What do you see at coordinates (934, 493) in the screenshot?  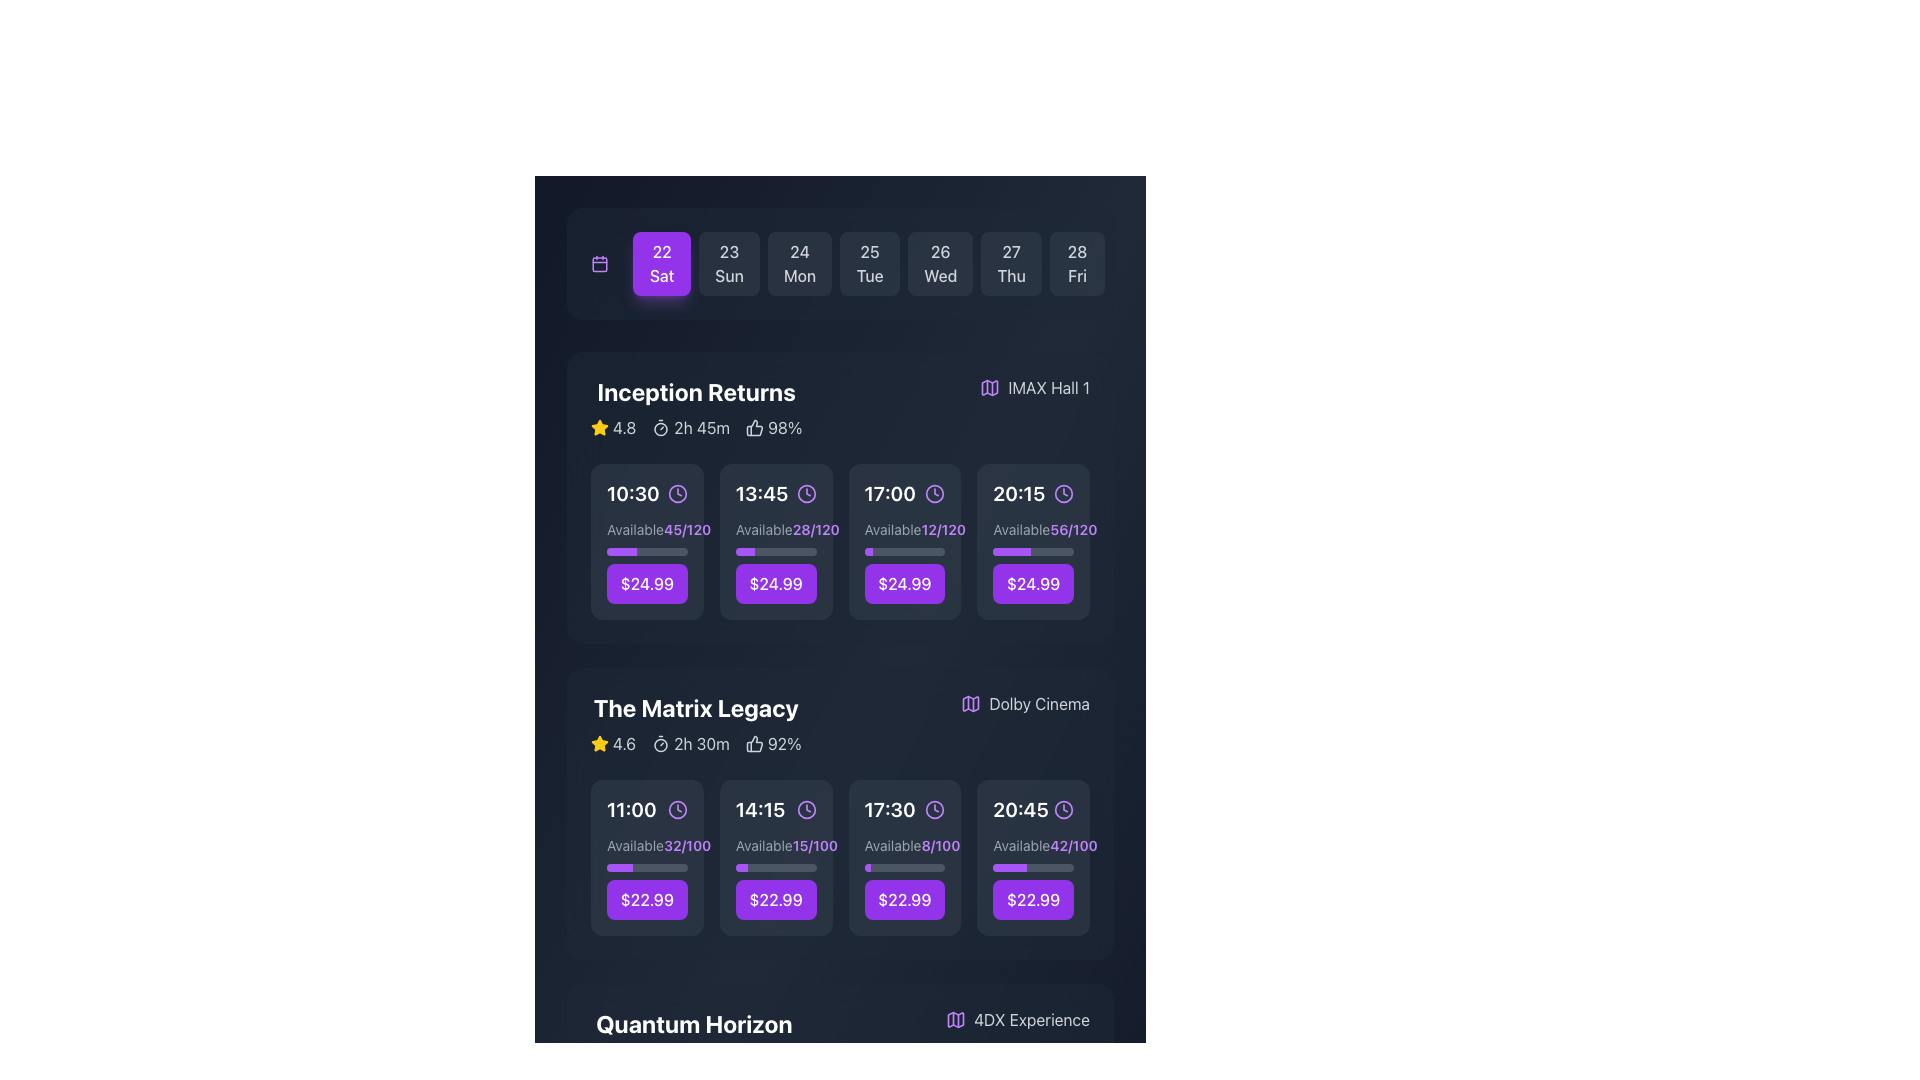 I see `the circular SVG graphic with a thin purple outline located next to the '17:00' text in the interactive schedule for the 'Inception Returns' section` at bounding box center [934, 493].